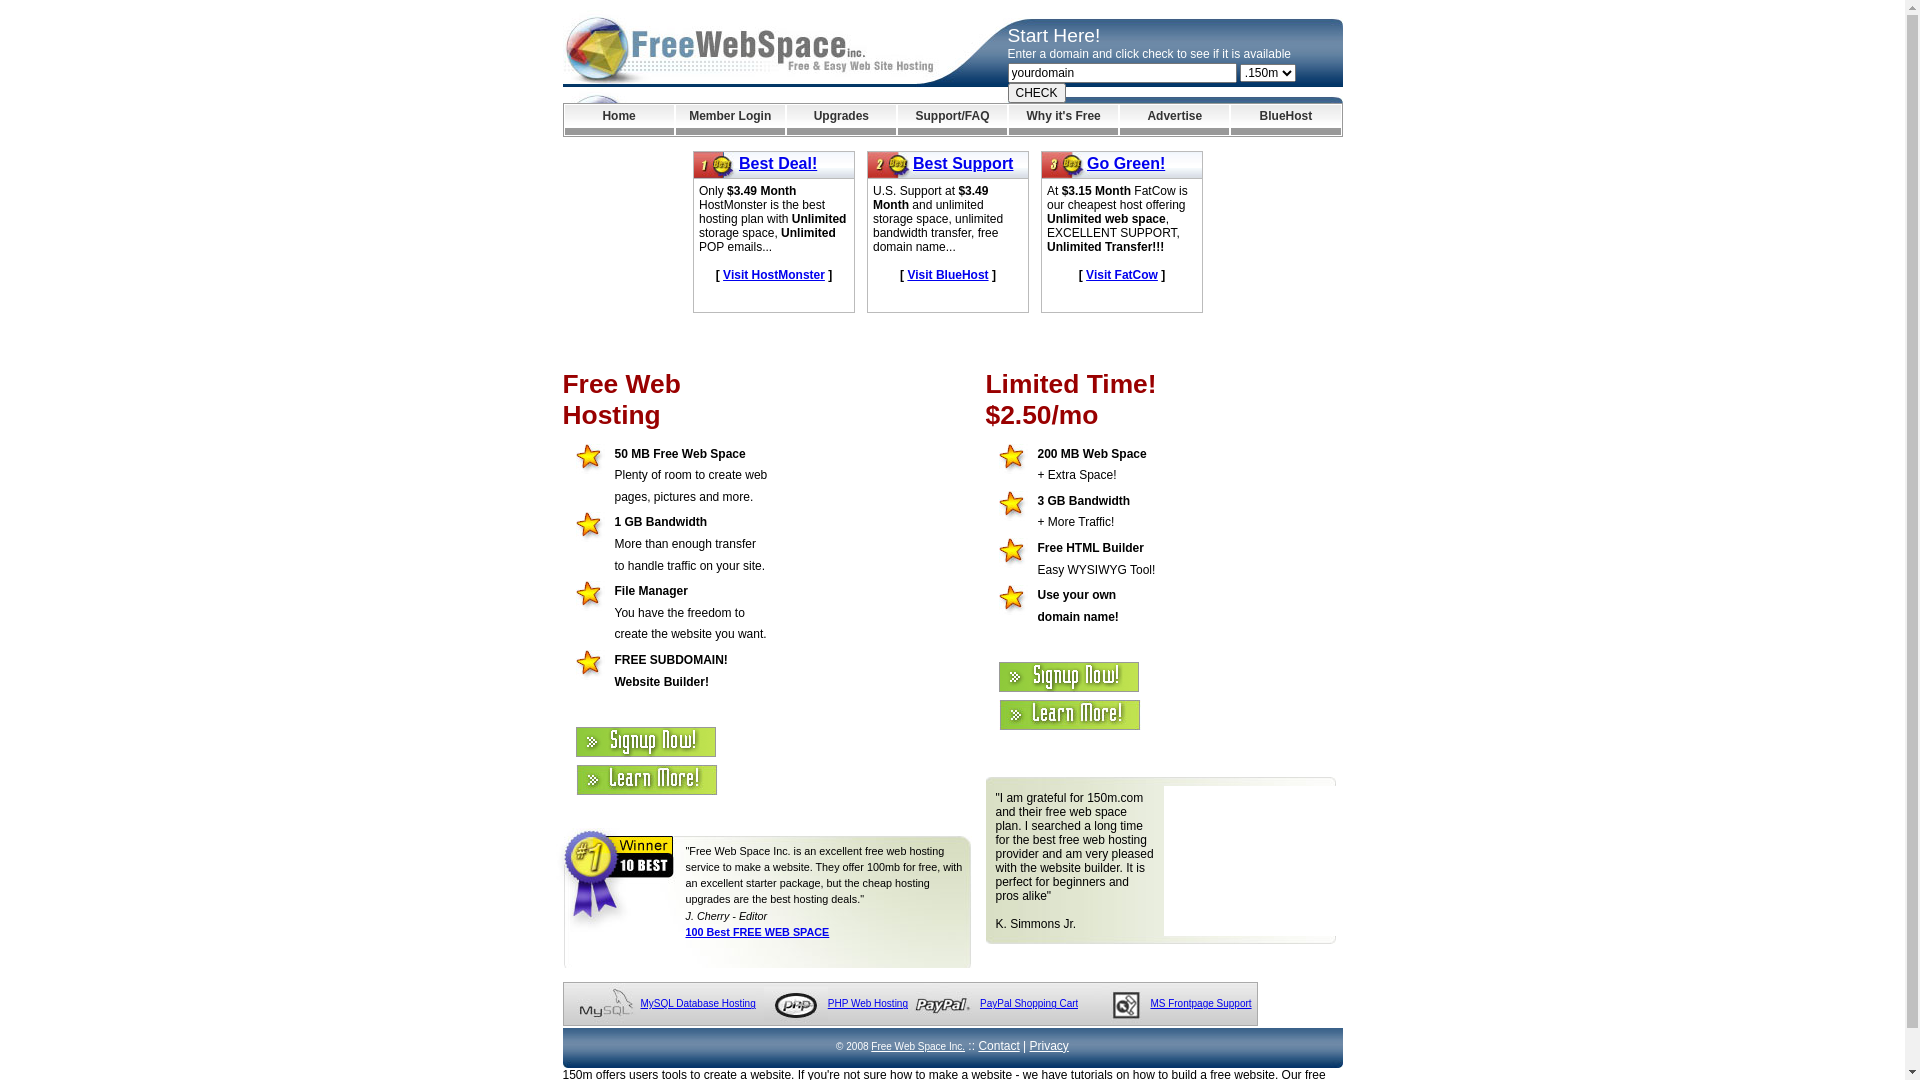  I want to click on 'PayPal Shopping Cart', so click(1028, 1003).